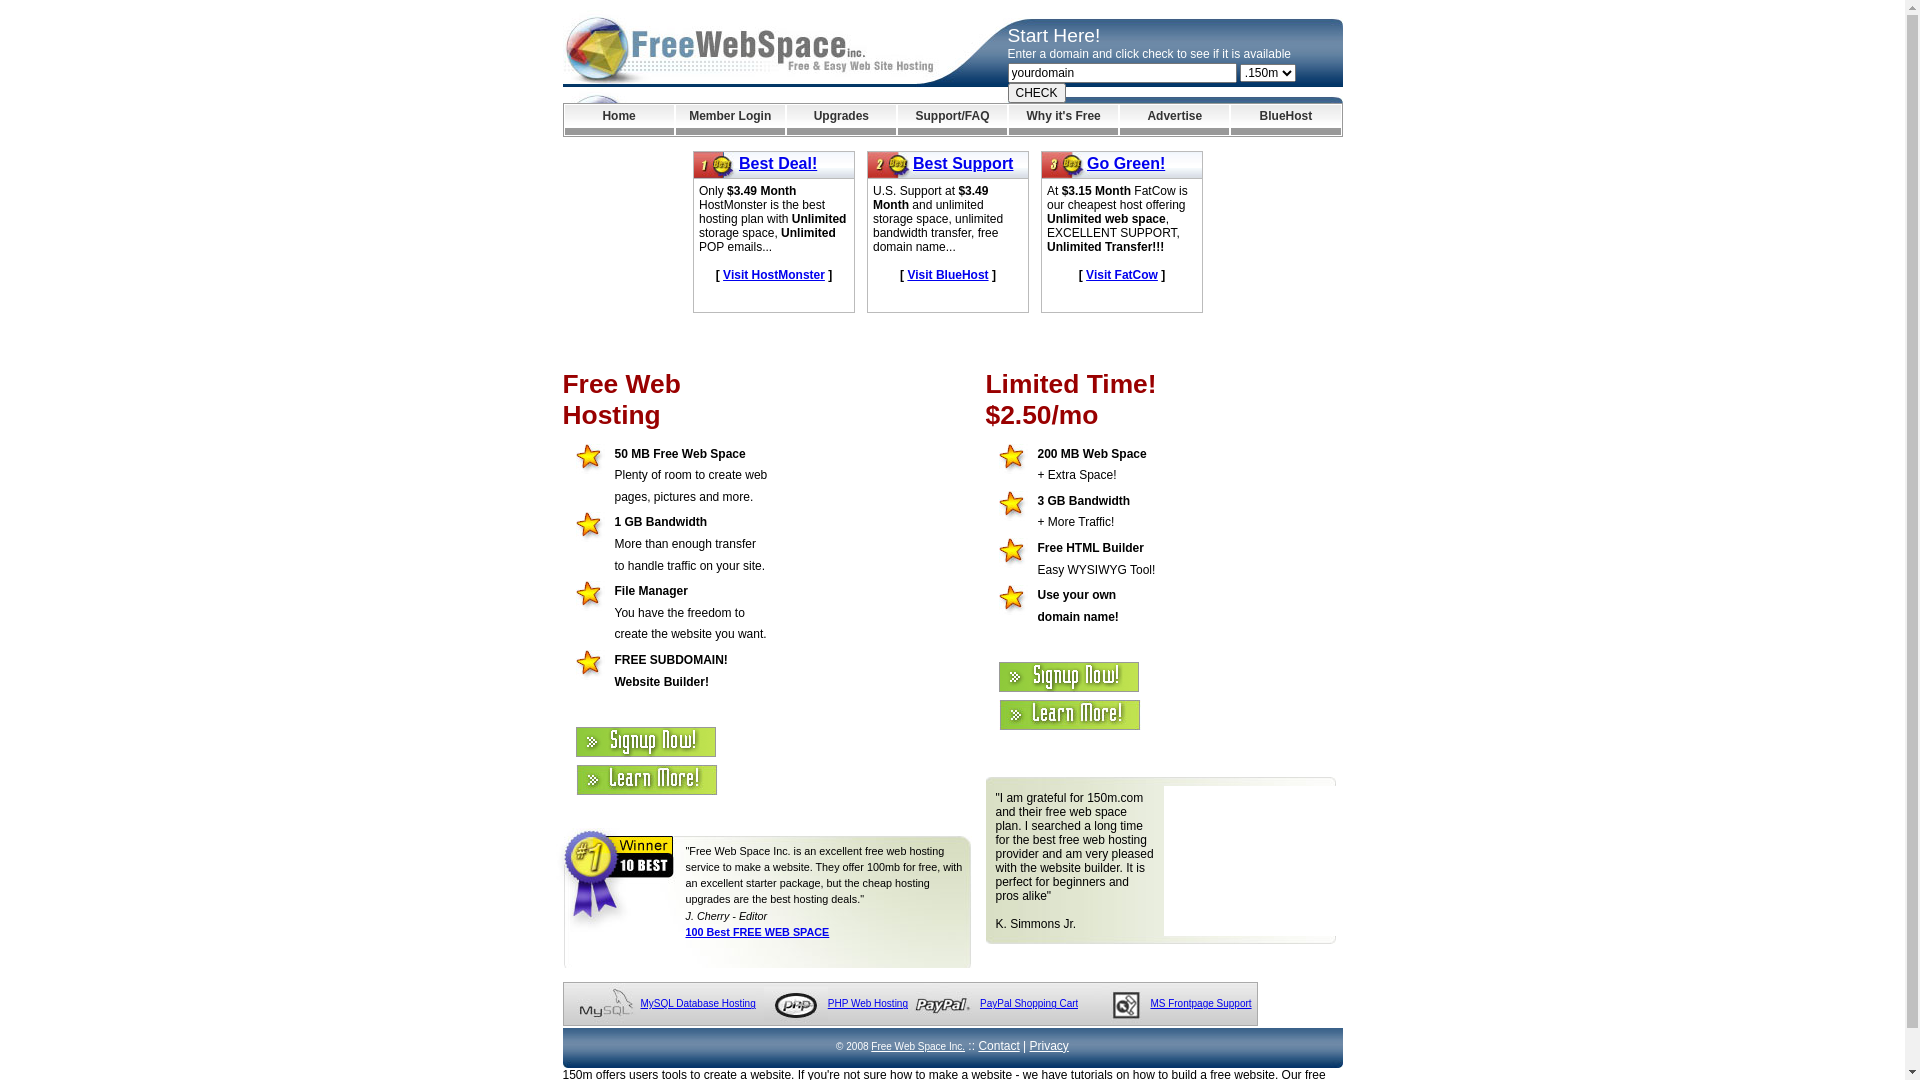  I want to click on 'PayPal Shopping Cart', so click(1028, 1003).